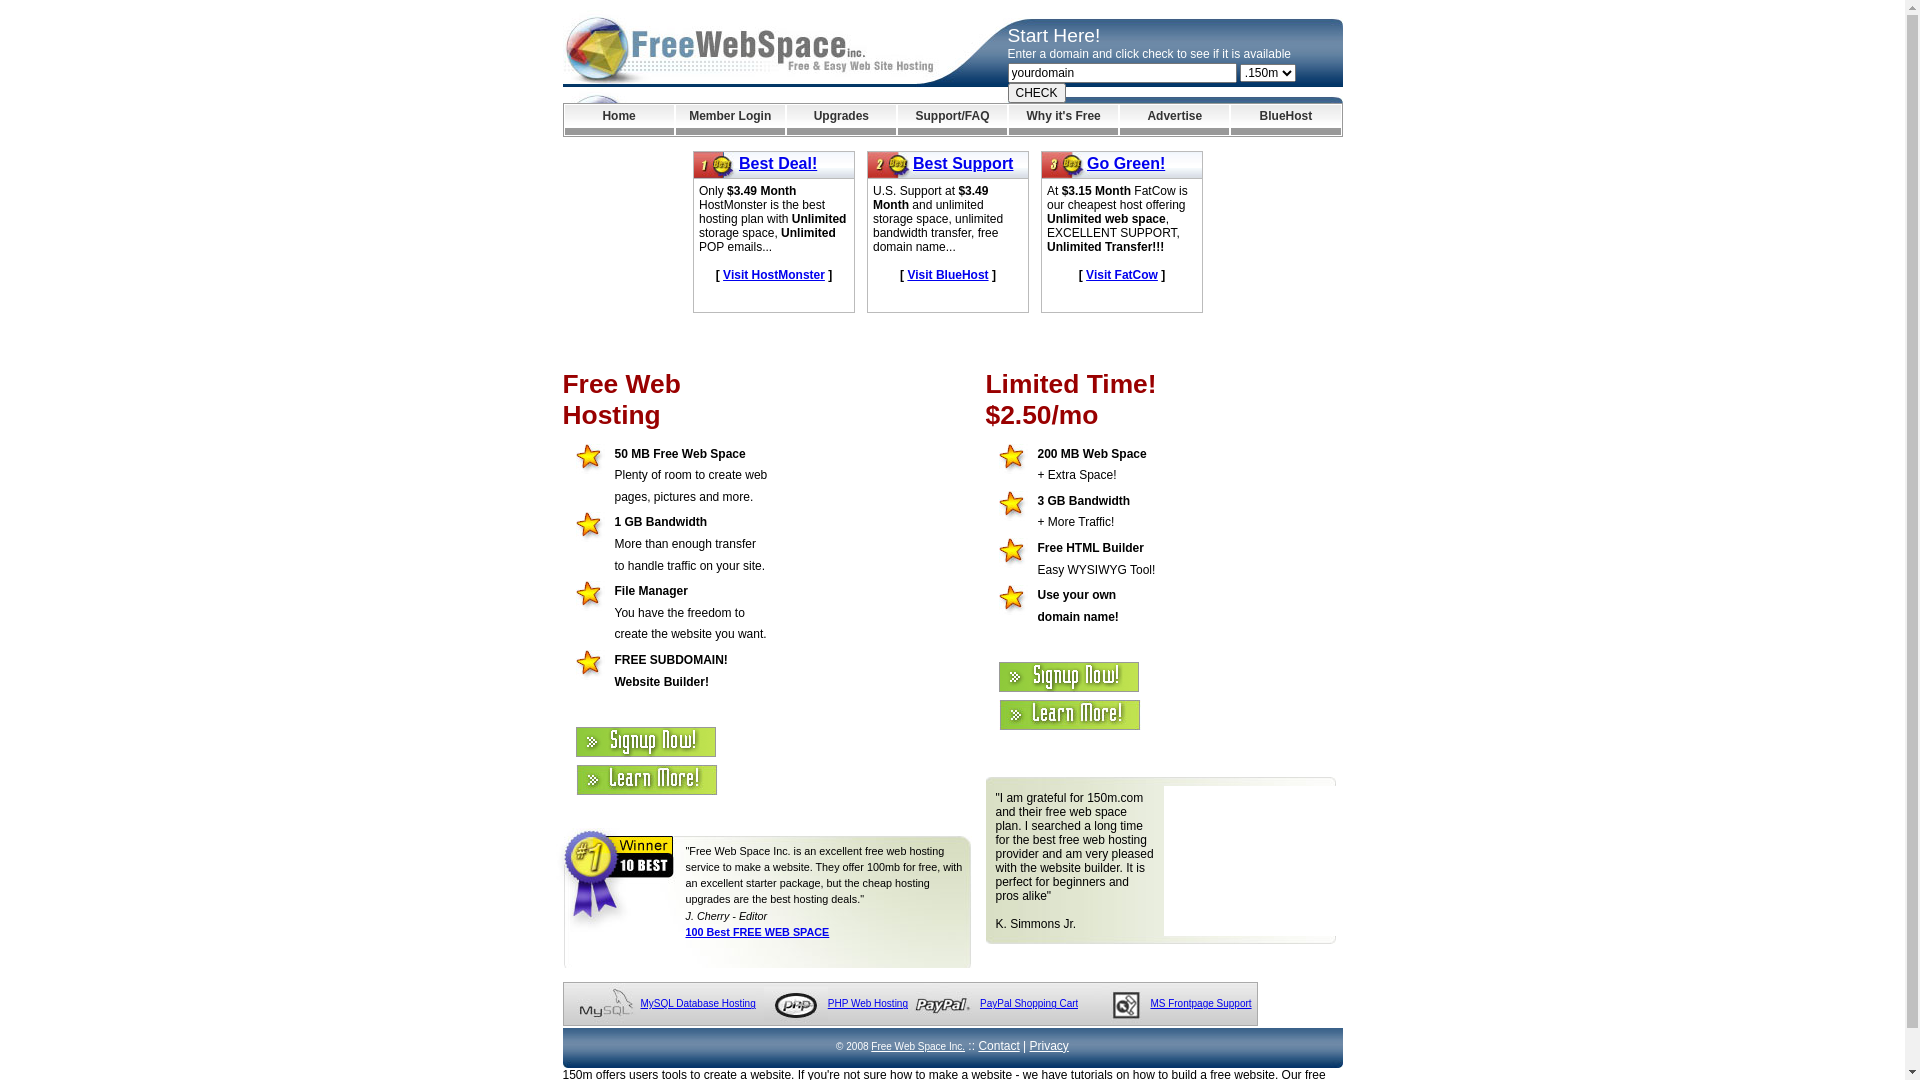  I want to click on 'PayPal Shopping Cart', so click(1028, 1003).